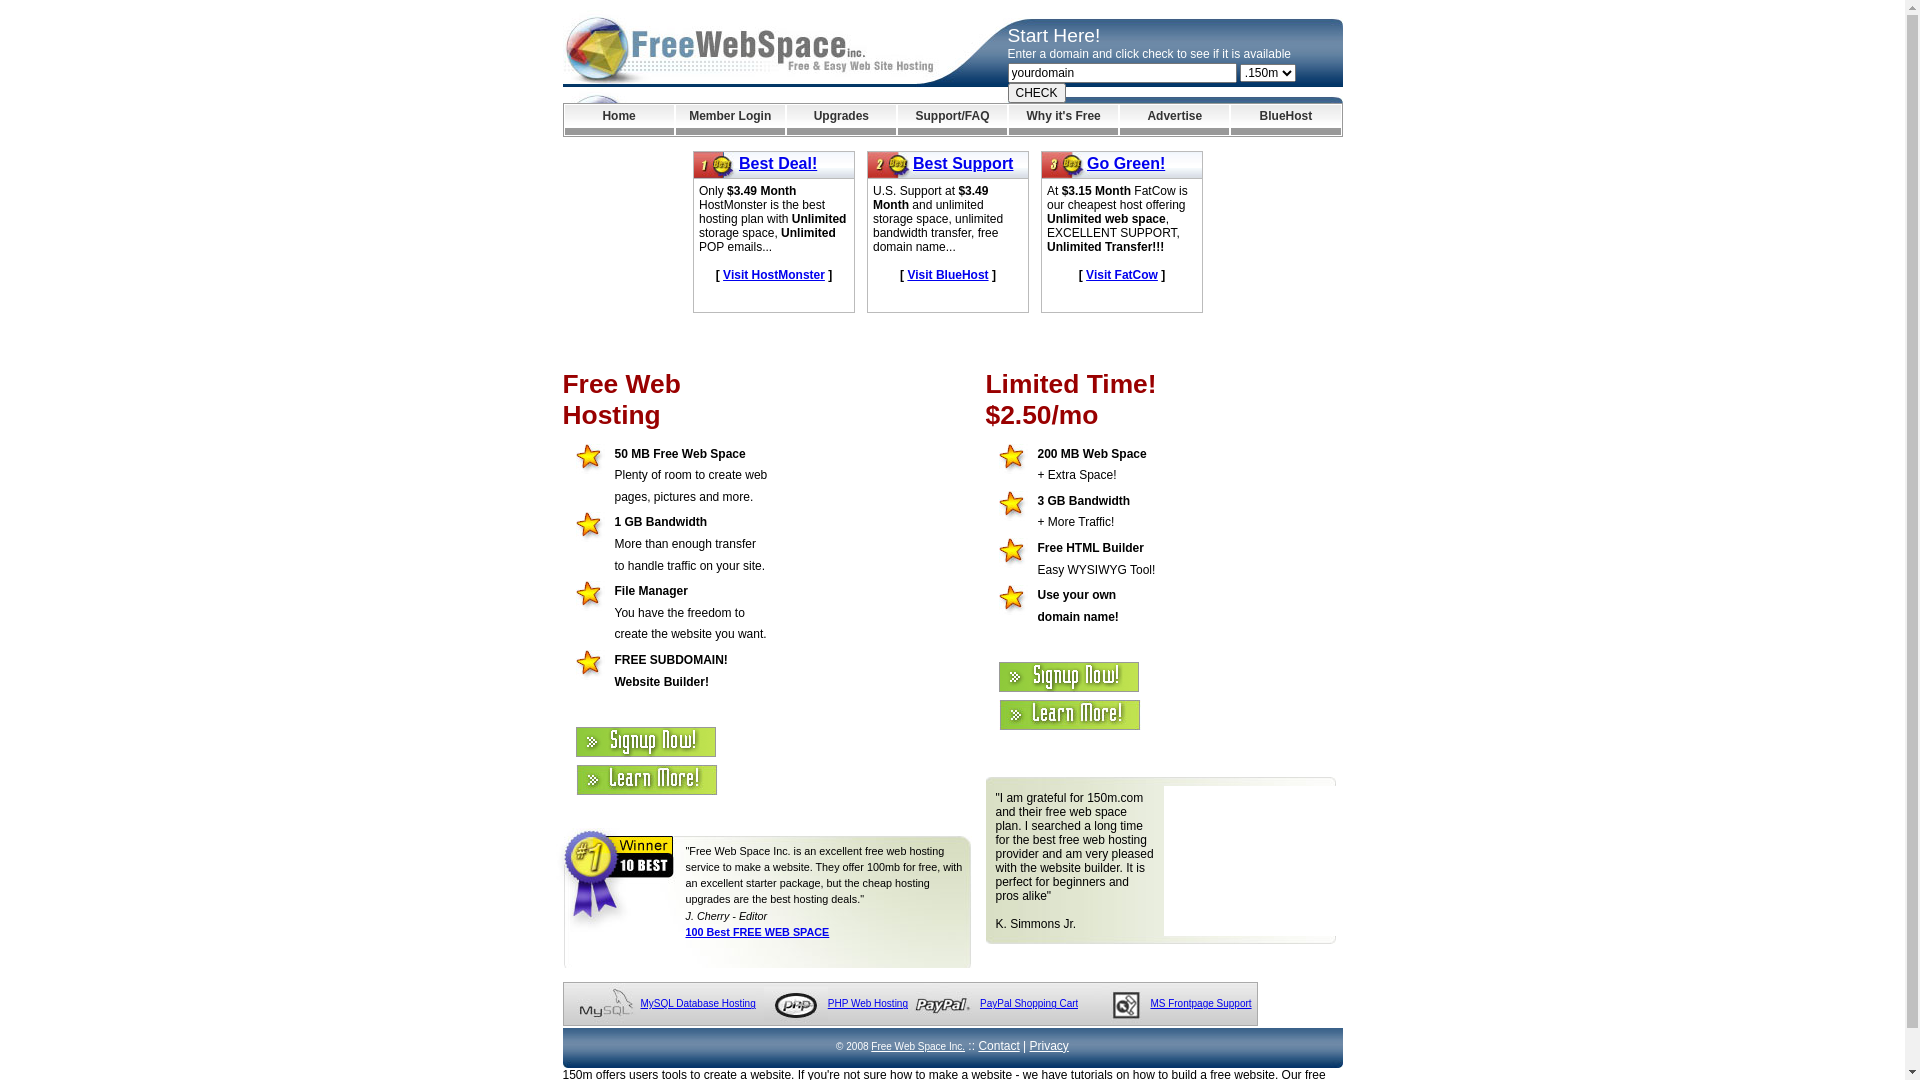  I want to click on 'PayPal Shopping Cart', so click(1028, 1003).